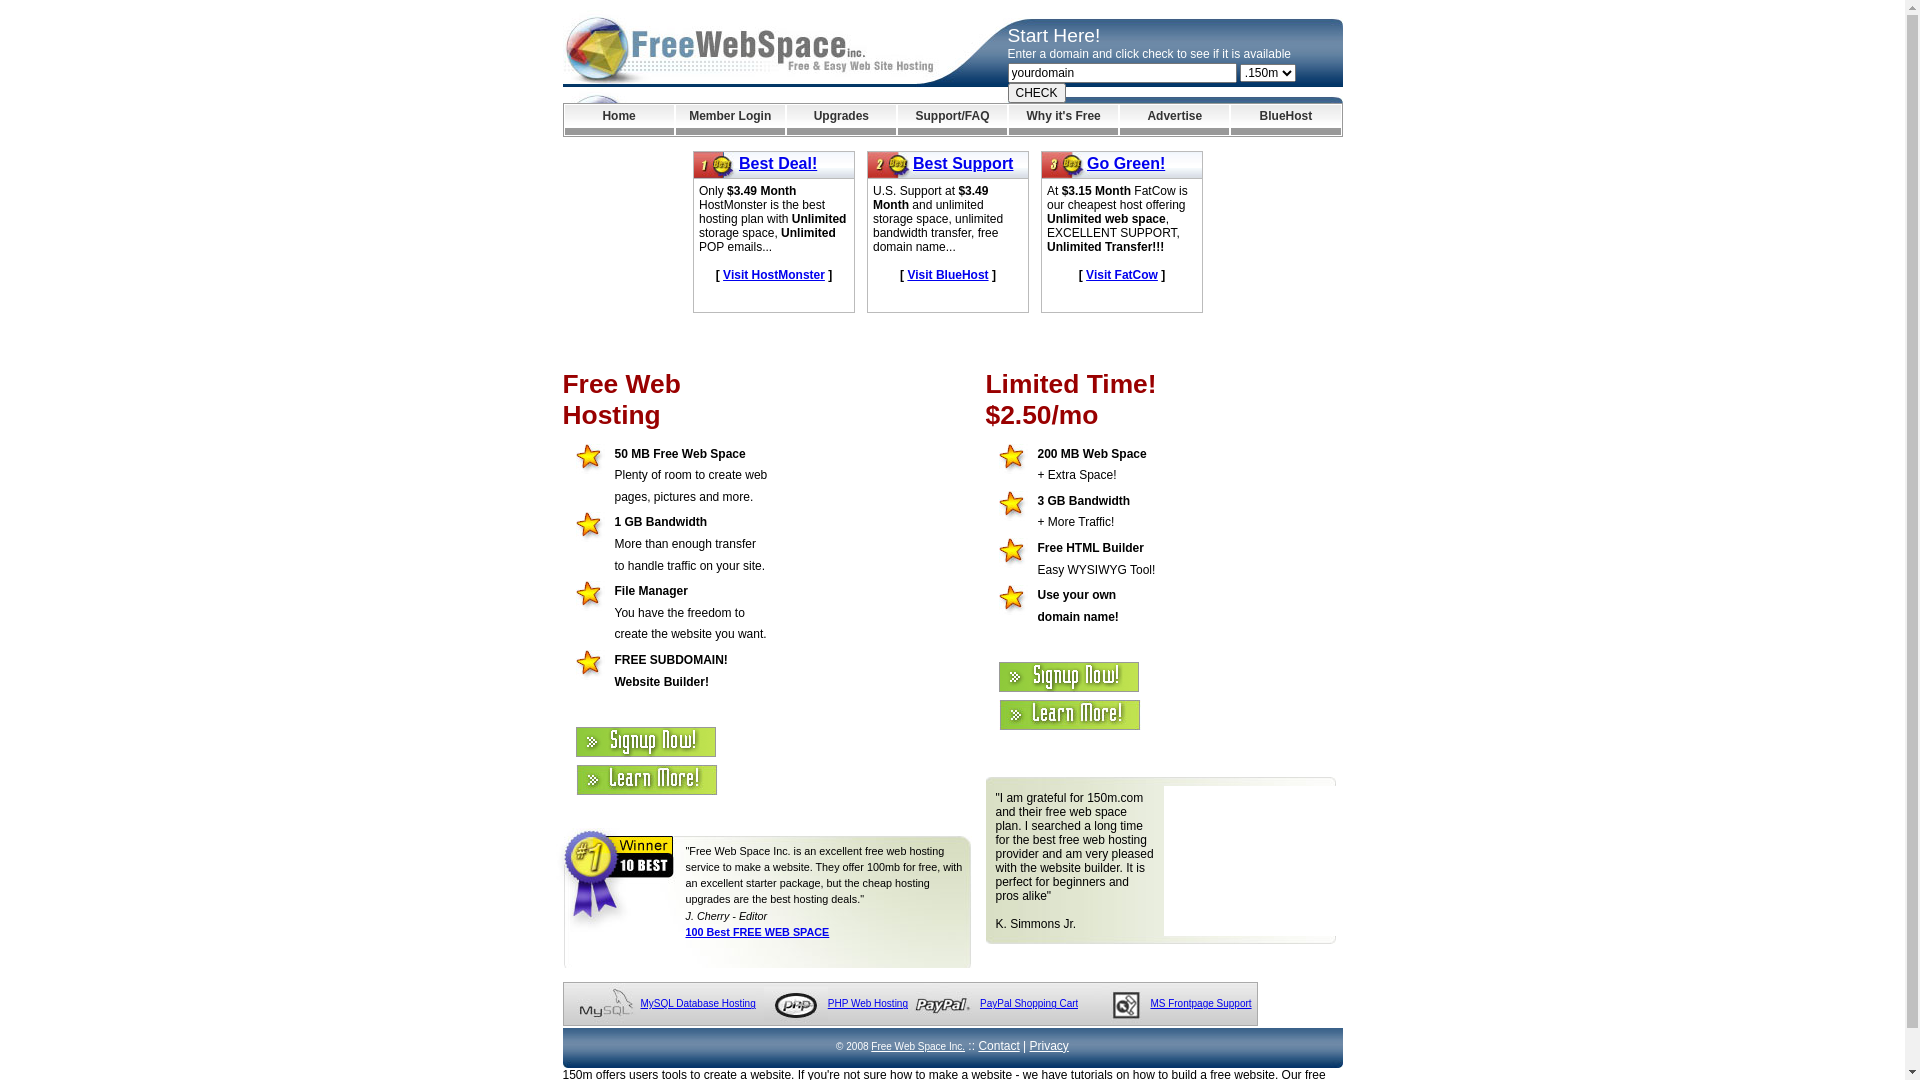  I want to click on 'PayPal Shopping Cart', so click(1028, 1003).